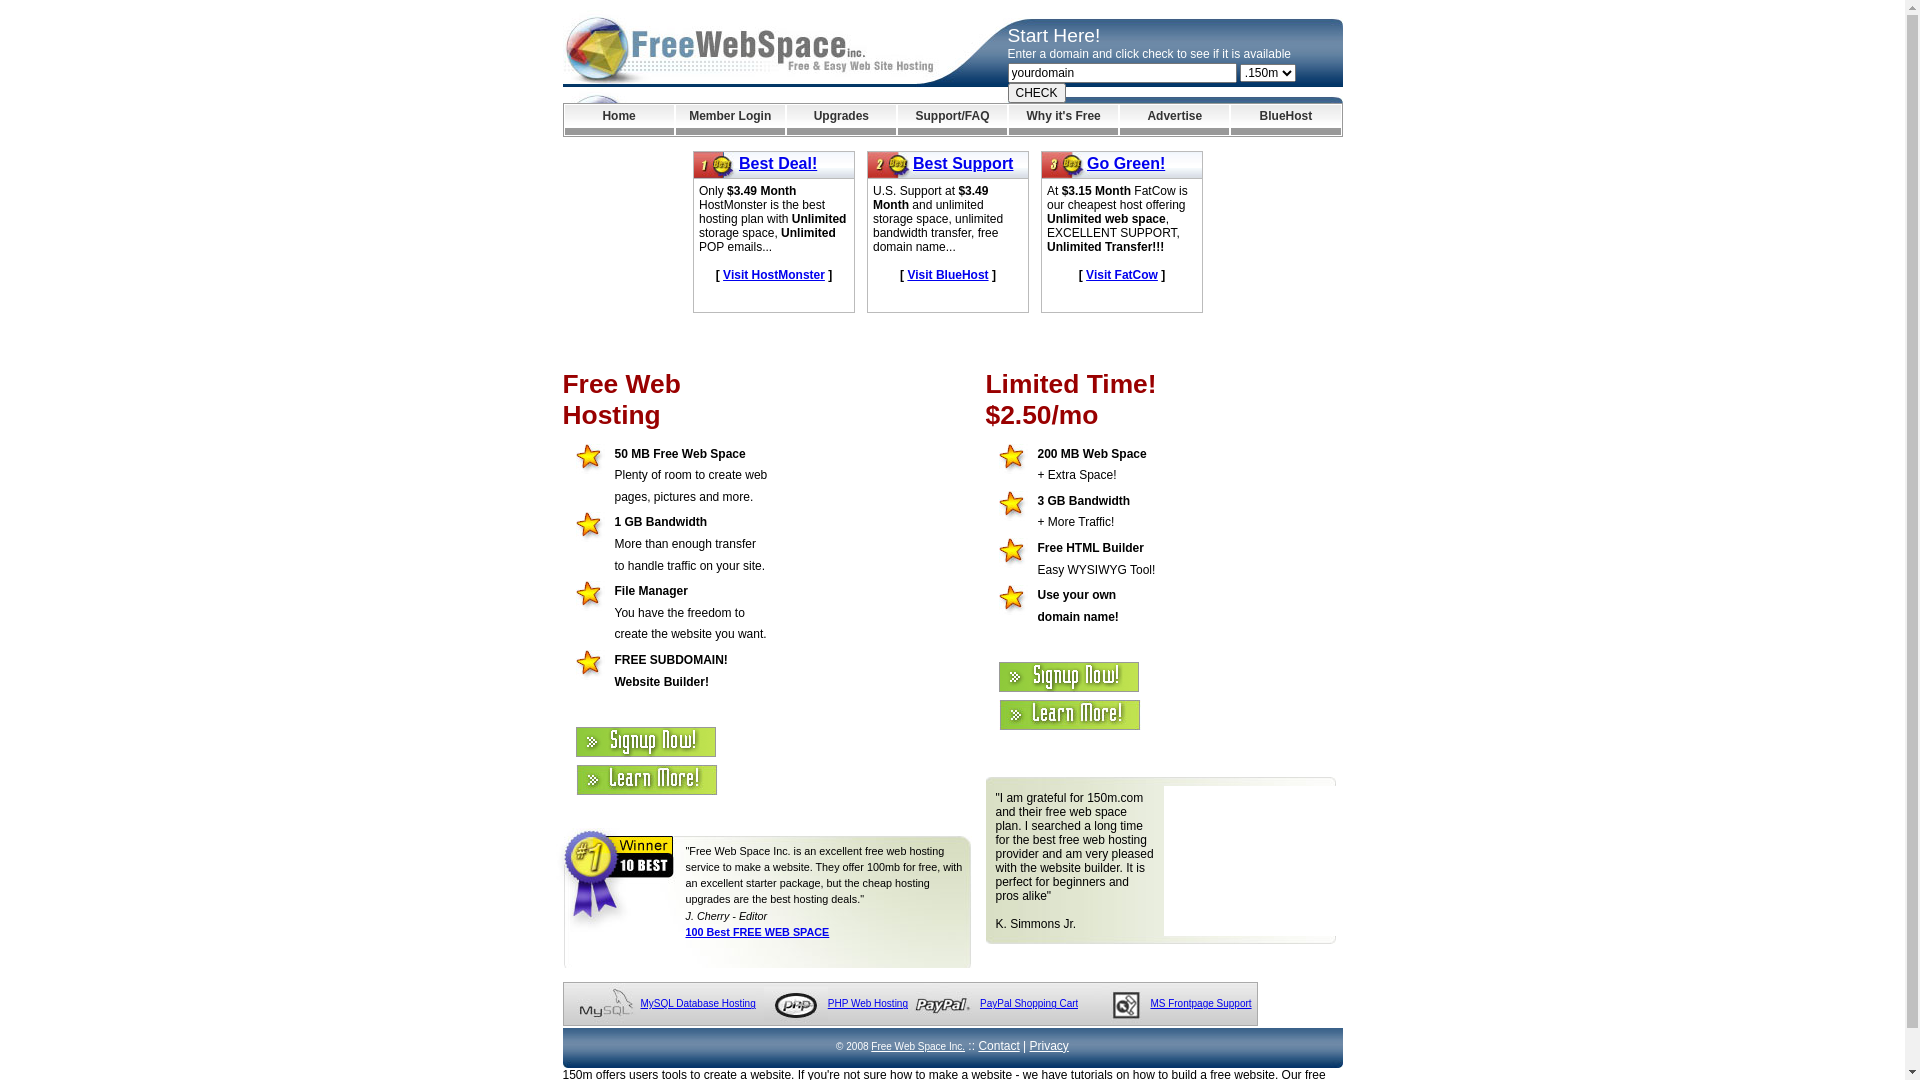  I want to click on 'PayPal Shopping Cart', so click(1028, 1003).